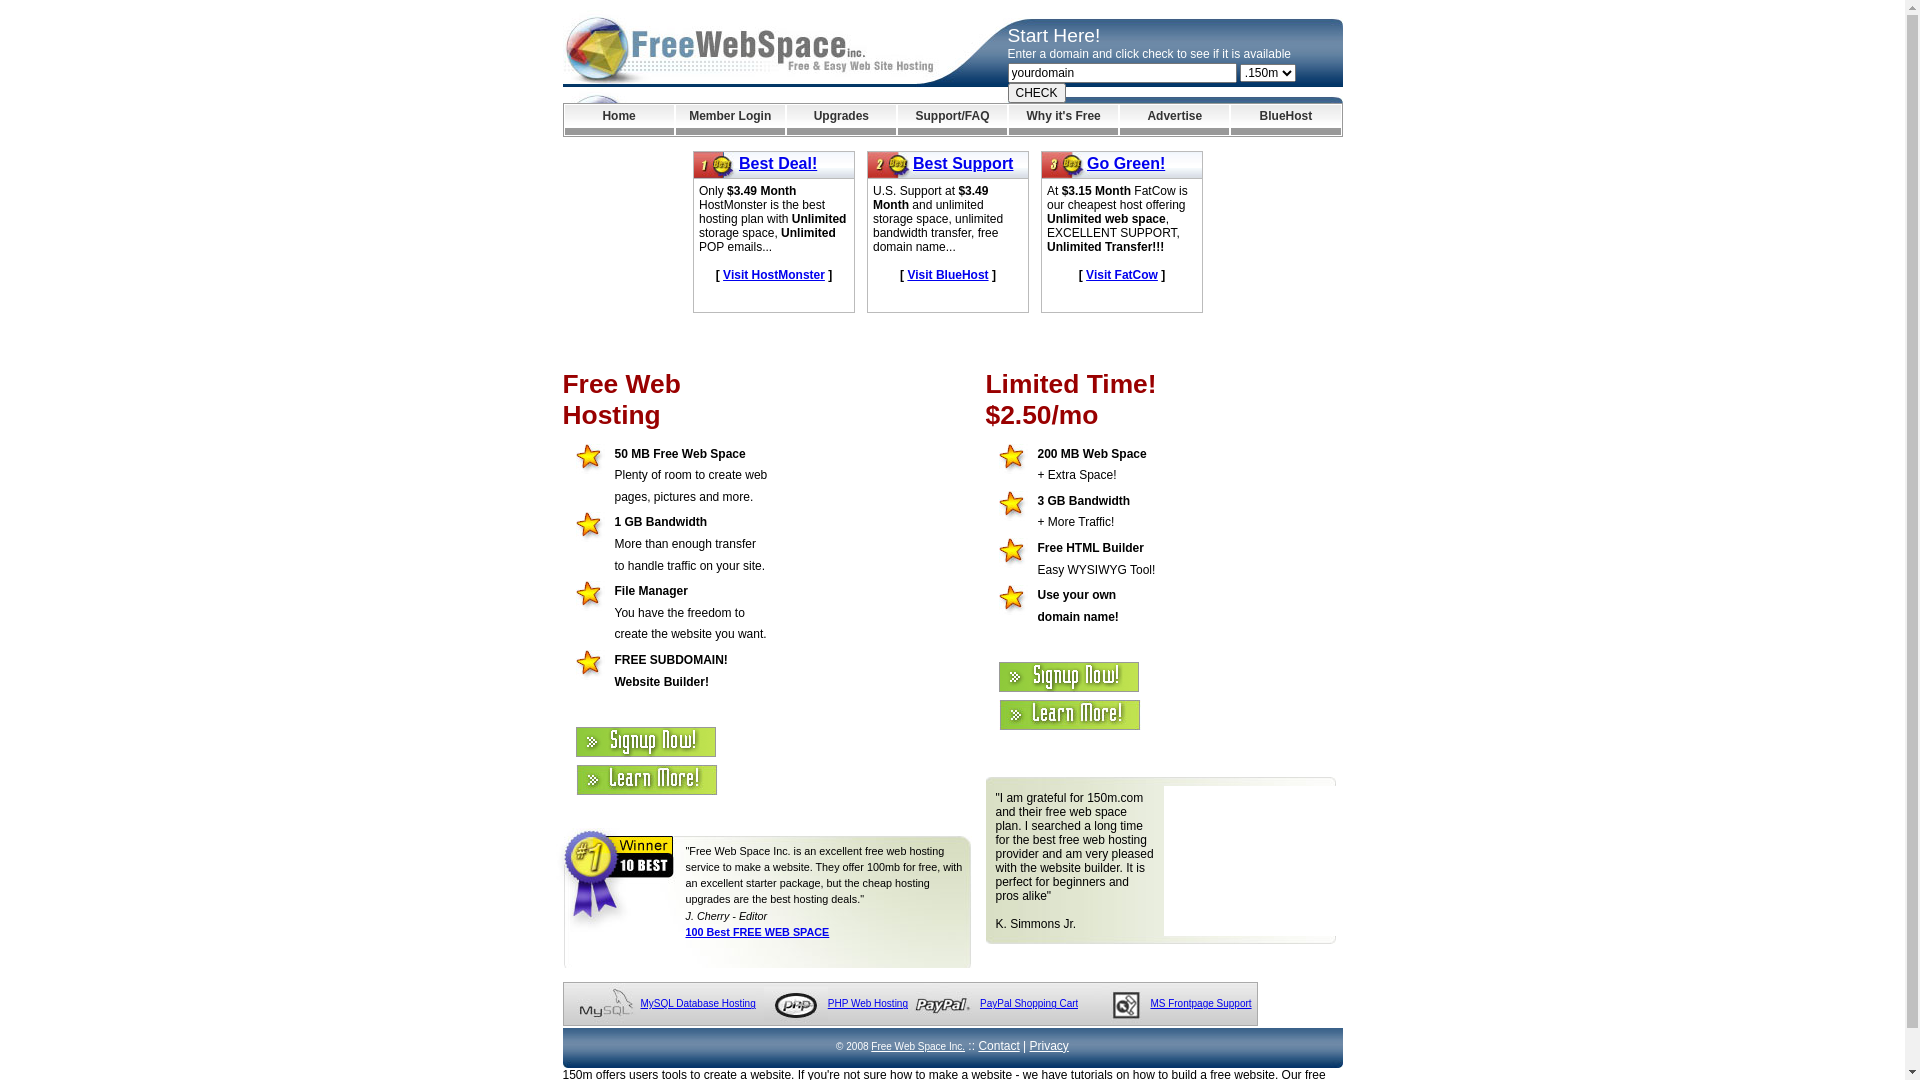  I want to click on 'PayPal Shopping Cart', so click(1028, 1003).